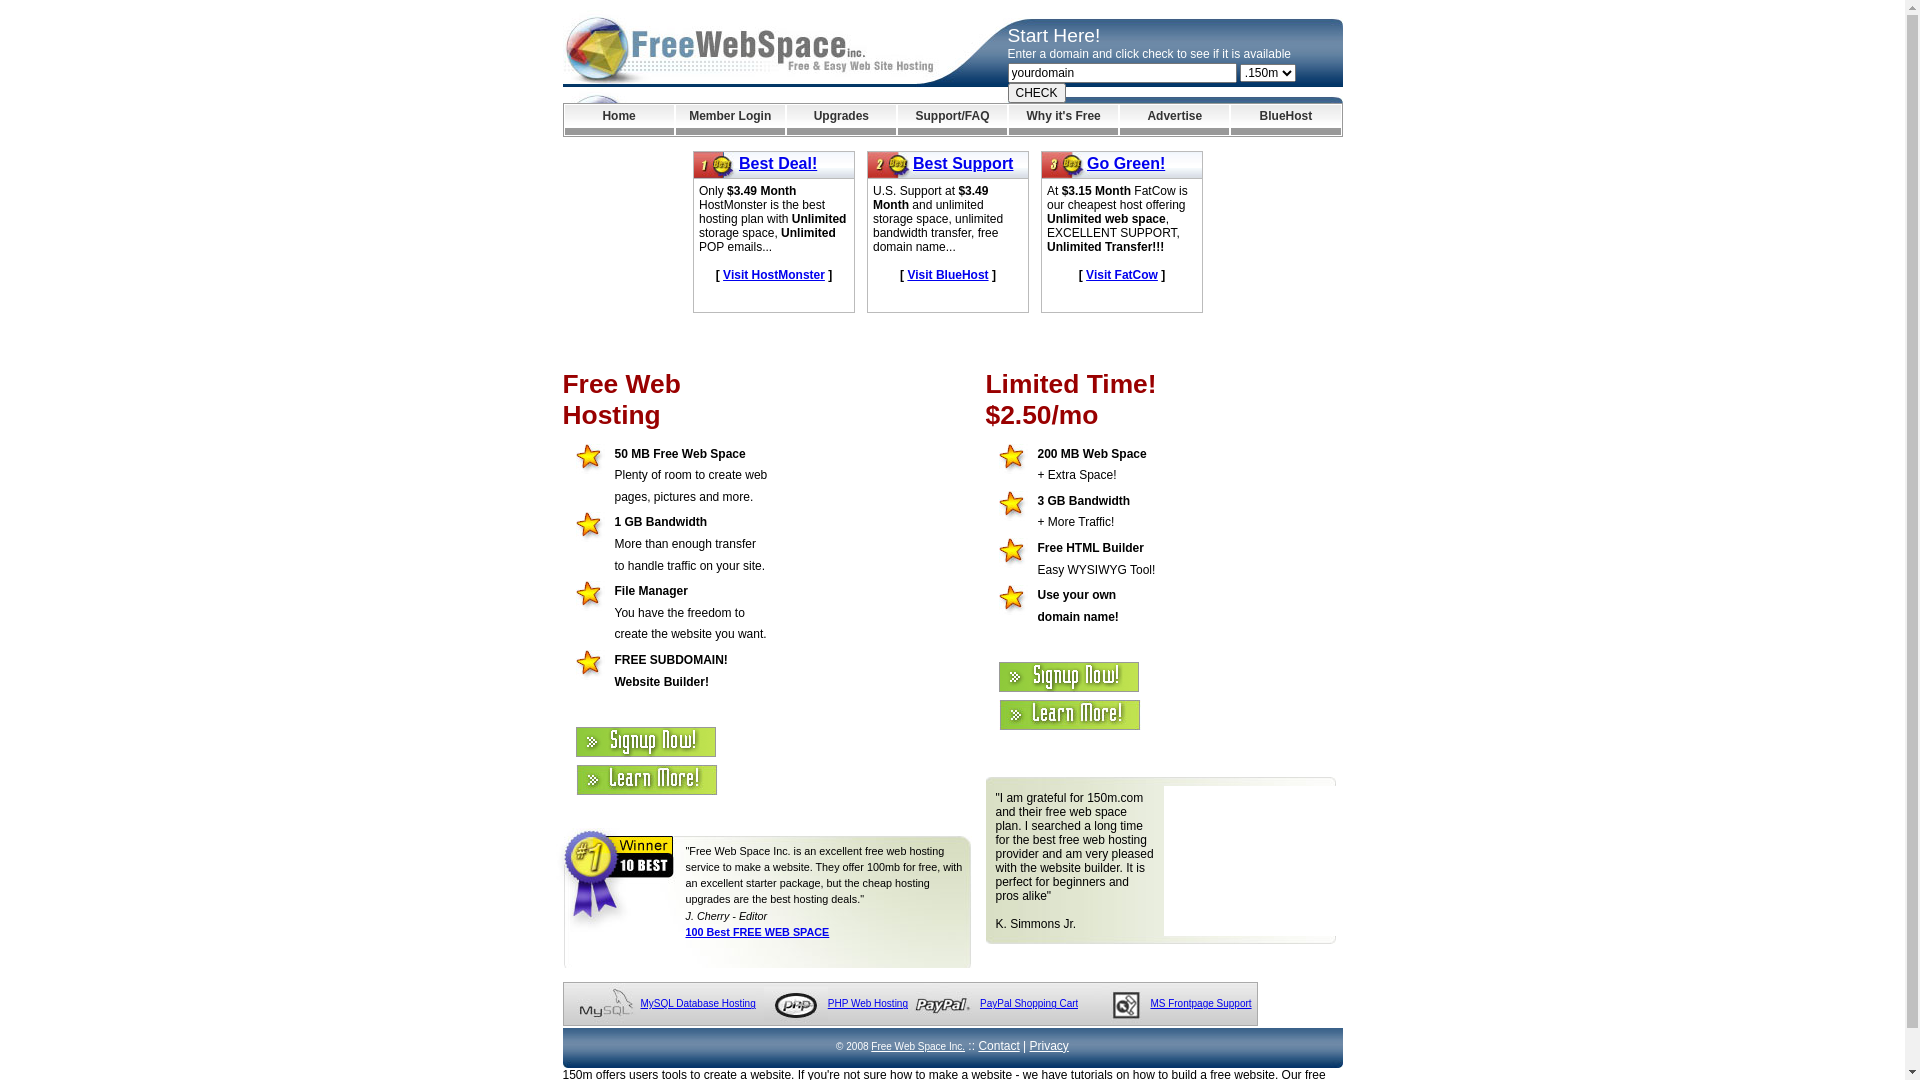  I want to click on 'PayPal Shopping Cart', so click(1028, 1003).